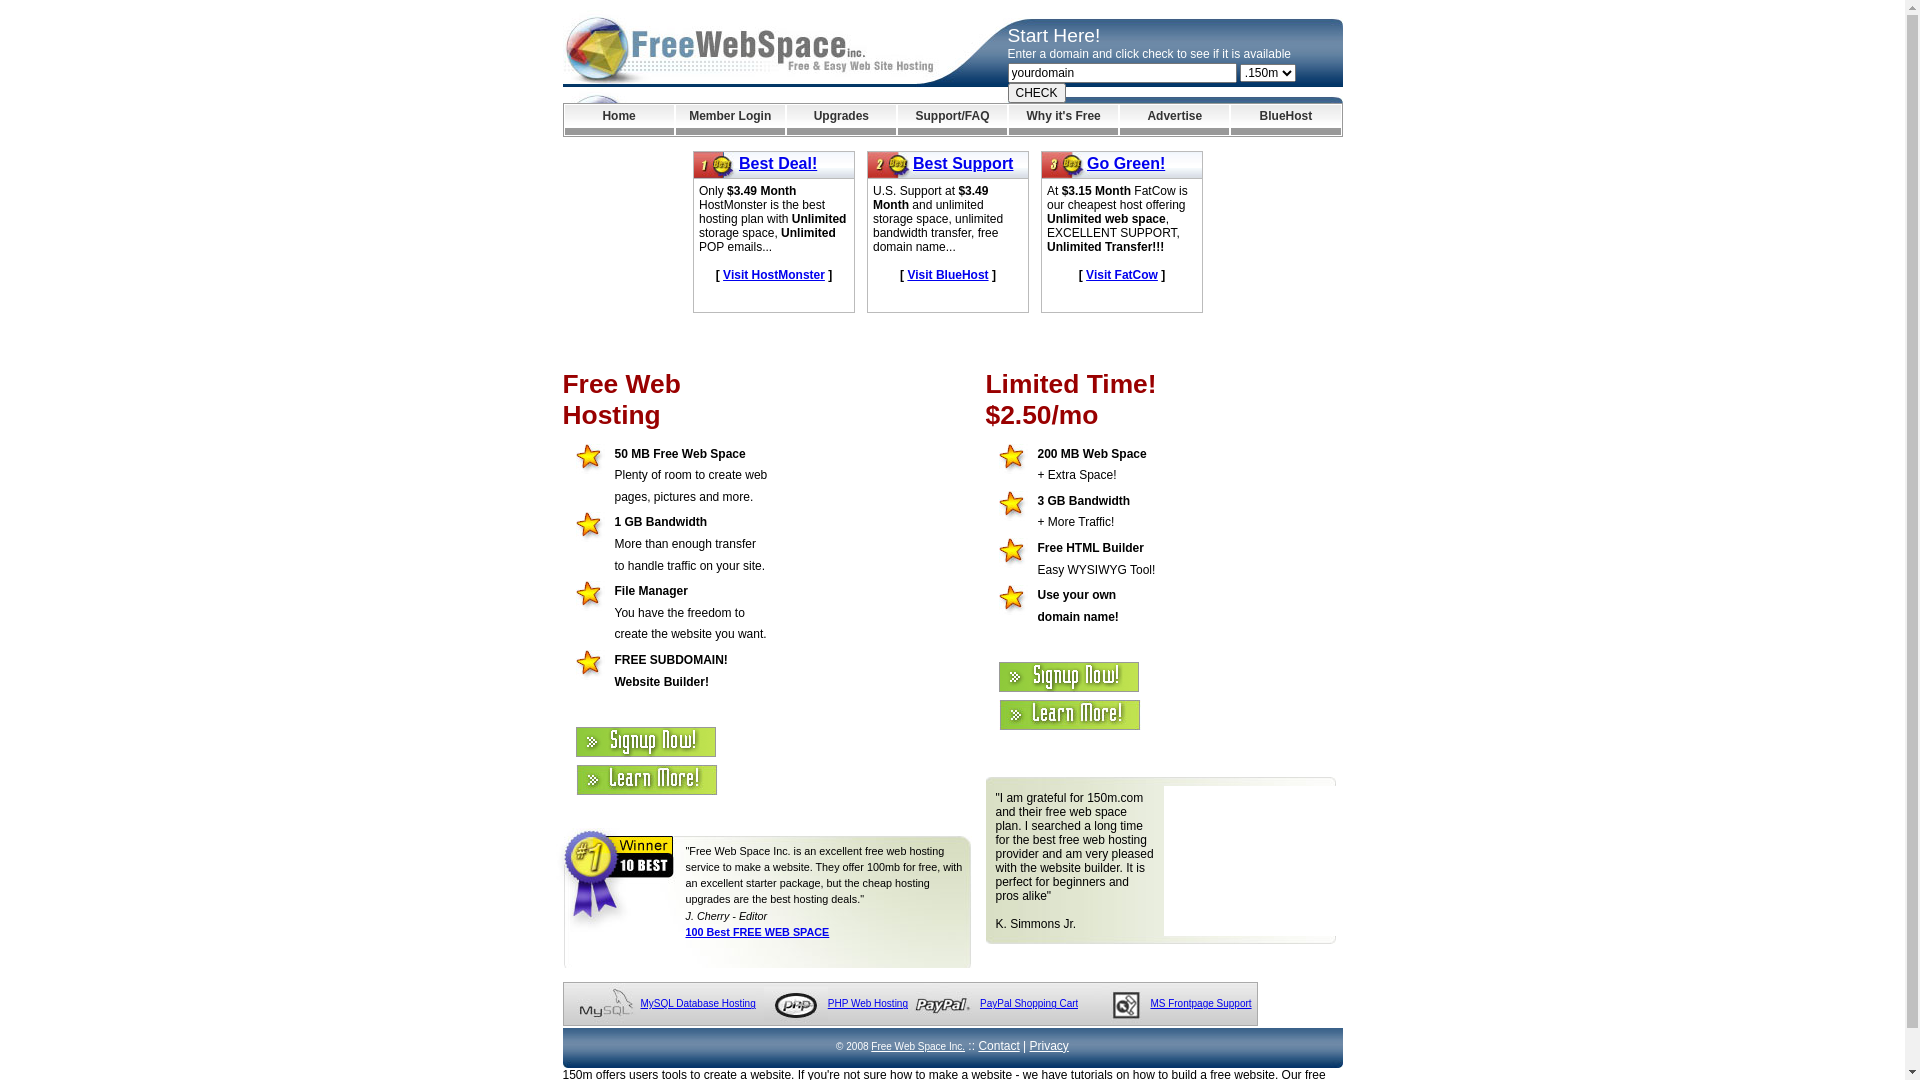  I want to click on 'PayPal Shopping Cart', so click(1028, 1003).